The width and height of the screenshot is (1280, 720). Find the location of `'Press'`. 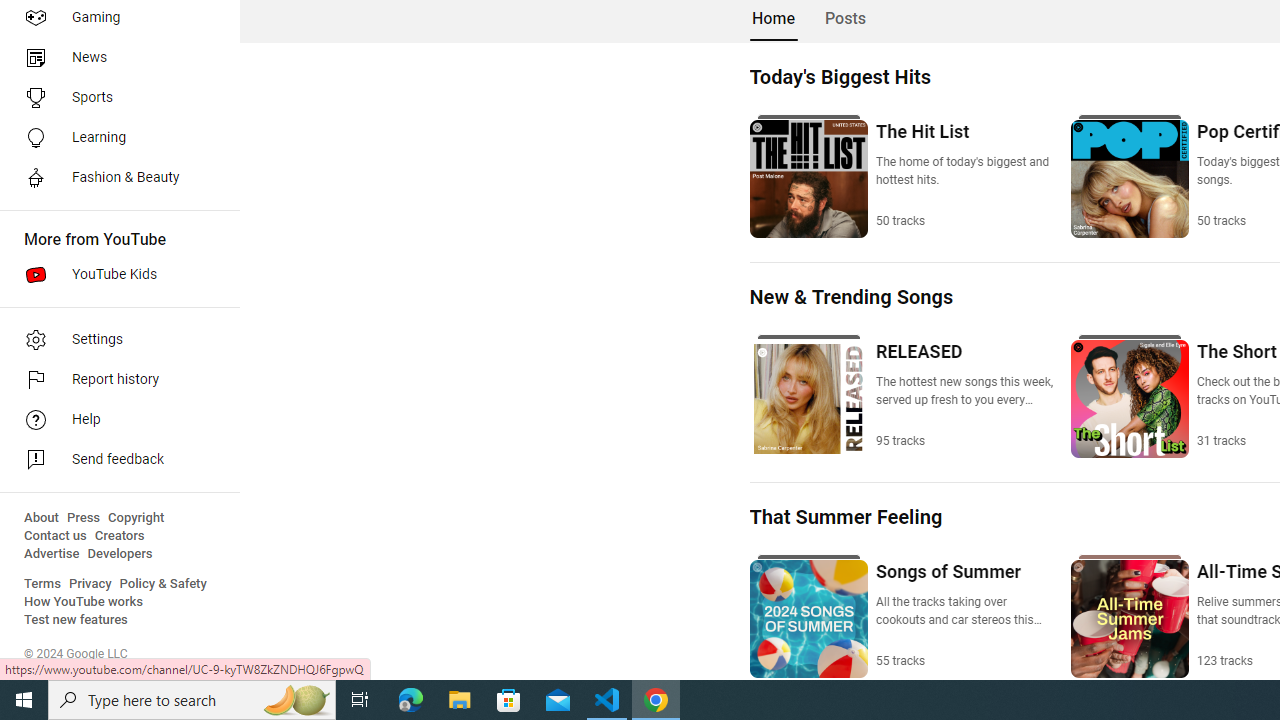

'Press' is located at coordinates (82, 517).